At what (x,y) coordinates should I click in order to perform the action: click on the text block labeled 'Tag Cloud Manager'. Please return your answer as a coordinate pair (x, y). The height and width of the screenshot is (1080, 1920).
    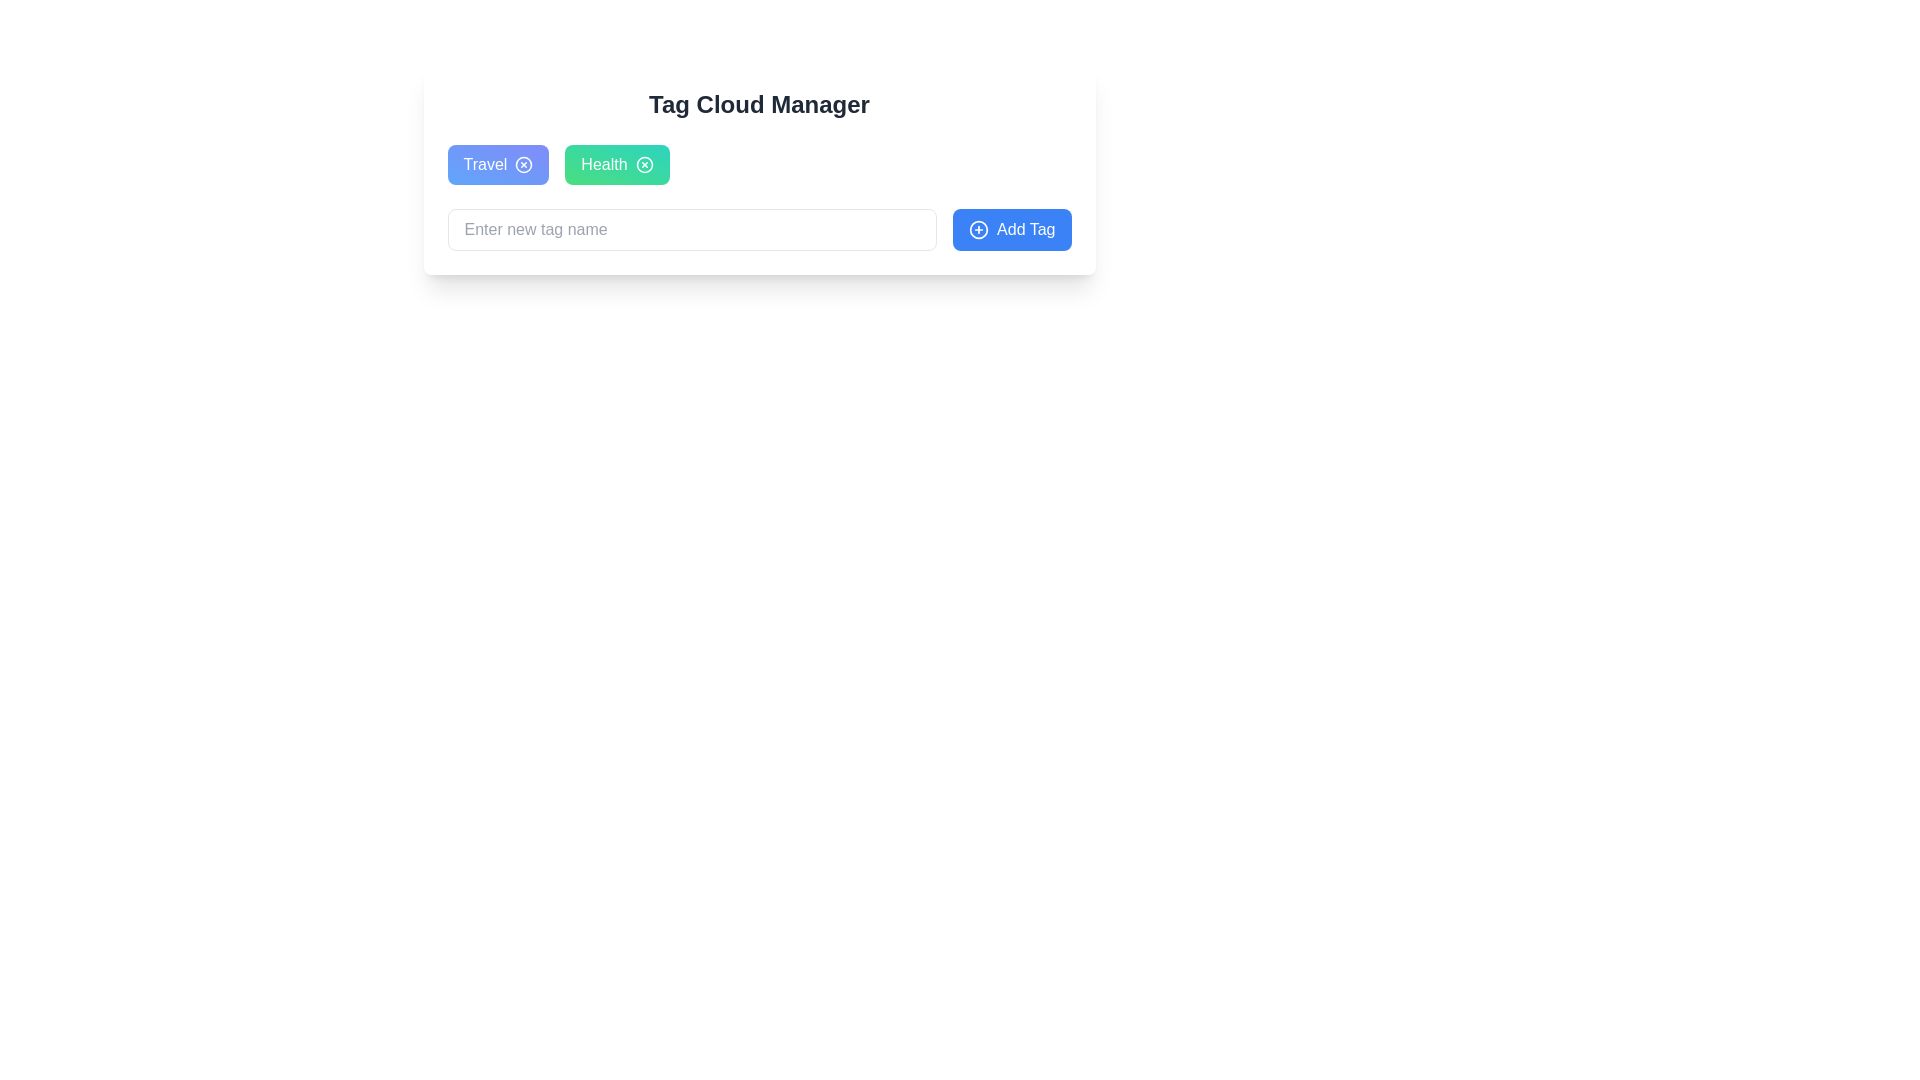
    Looking at the image, I should click on (758, 104).